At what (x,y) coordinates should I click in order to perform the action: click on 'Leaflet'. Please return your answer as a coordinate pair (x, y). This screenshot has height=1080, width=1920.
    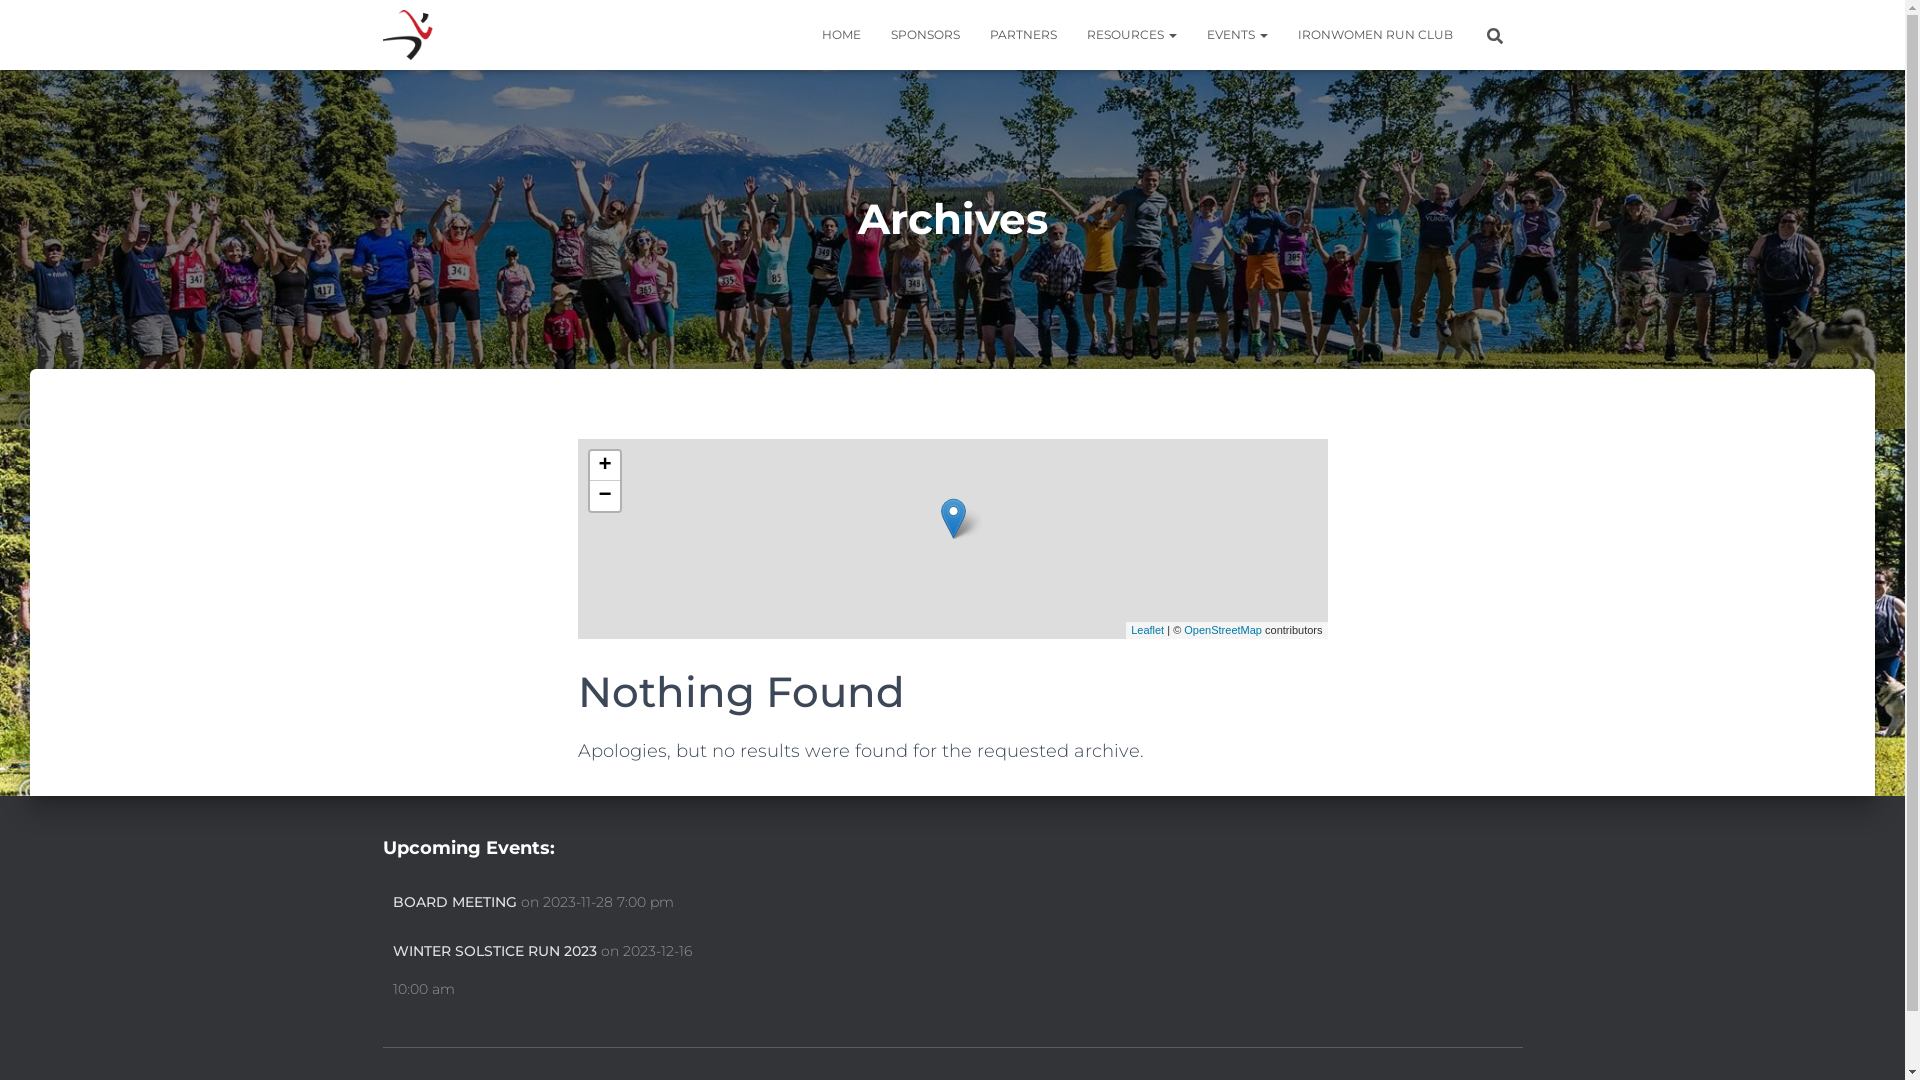
    Looking at the image, I should click on (1147, 628).